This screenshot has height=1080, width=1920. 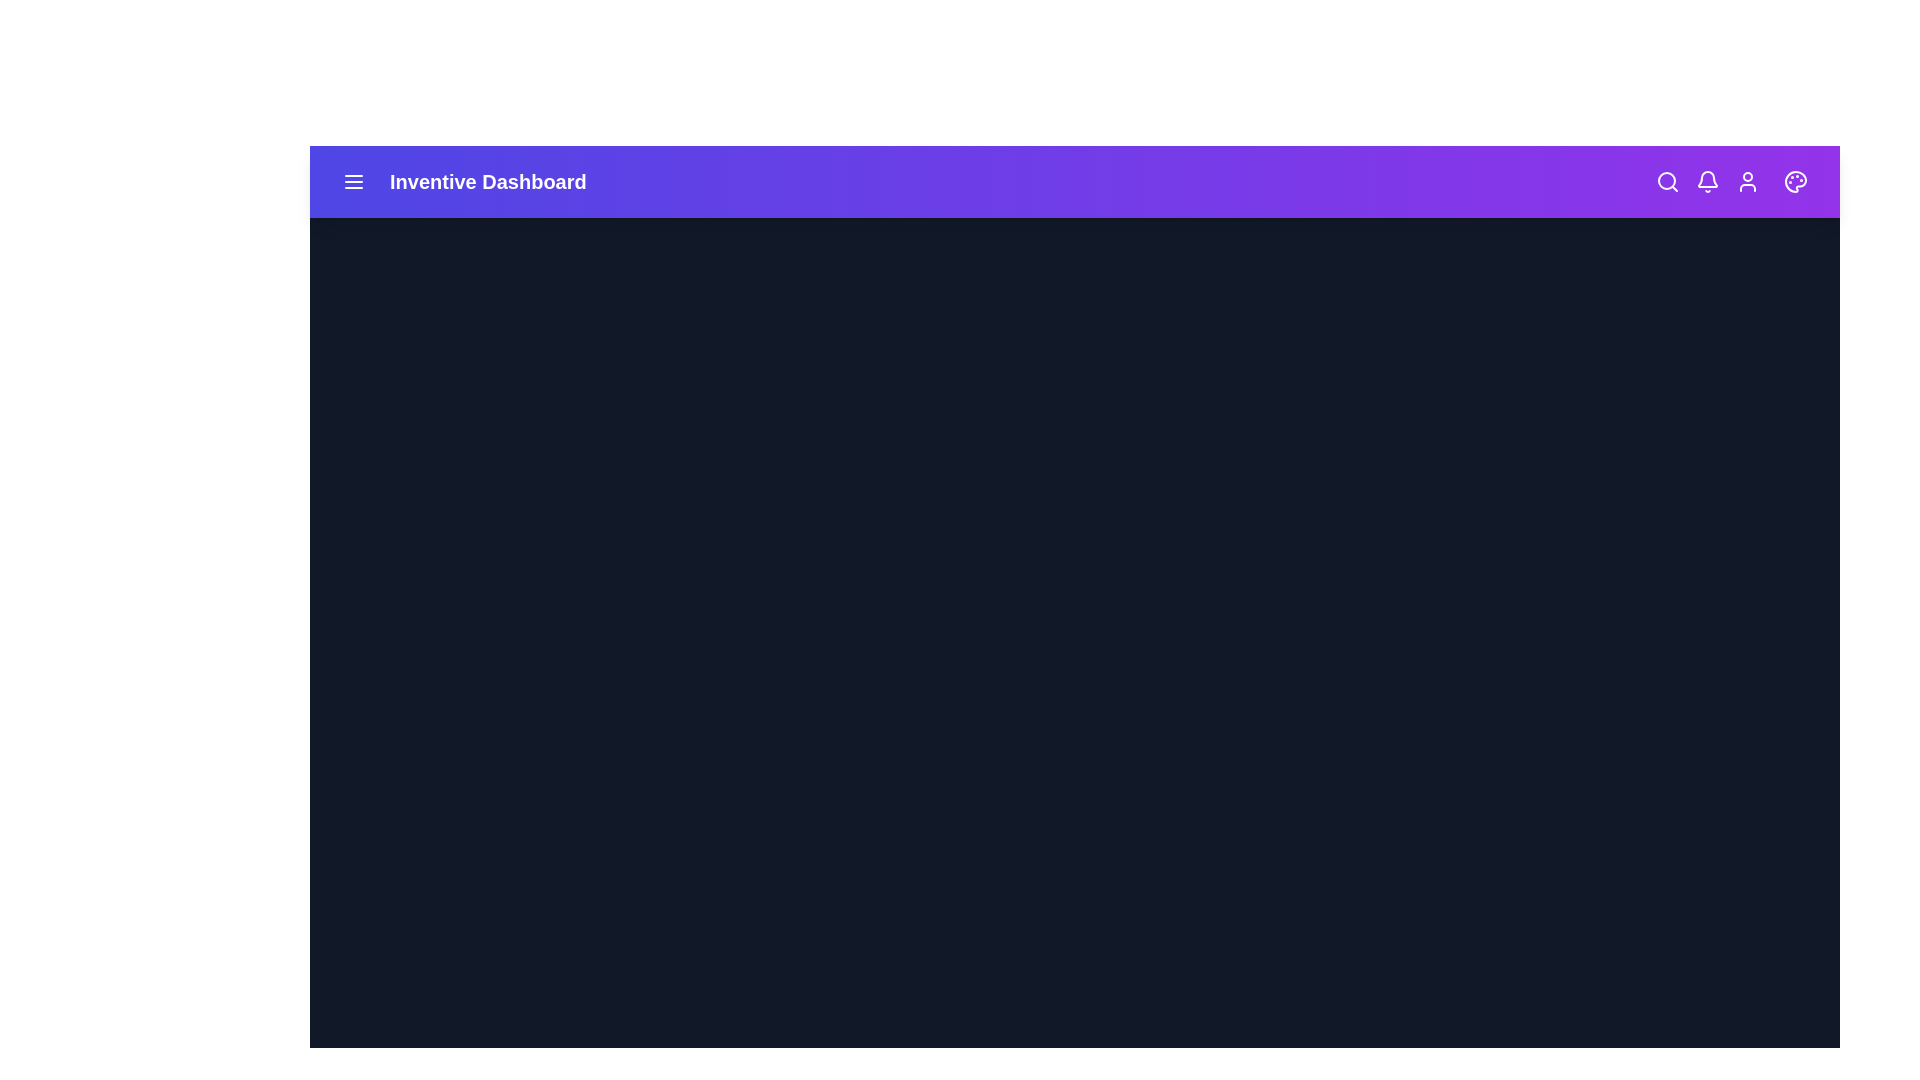 I want to click on the search icon to initiate the search functionality, so click(x=1668, y=181).